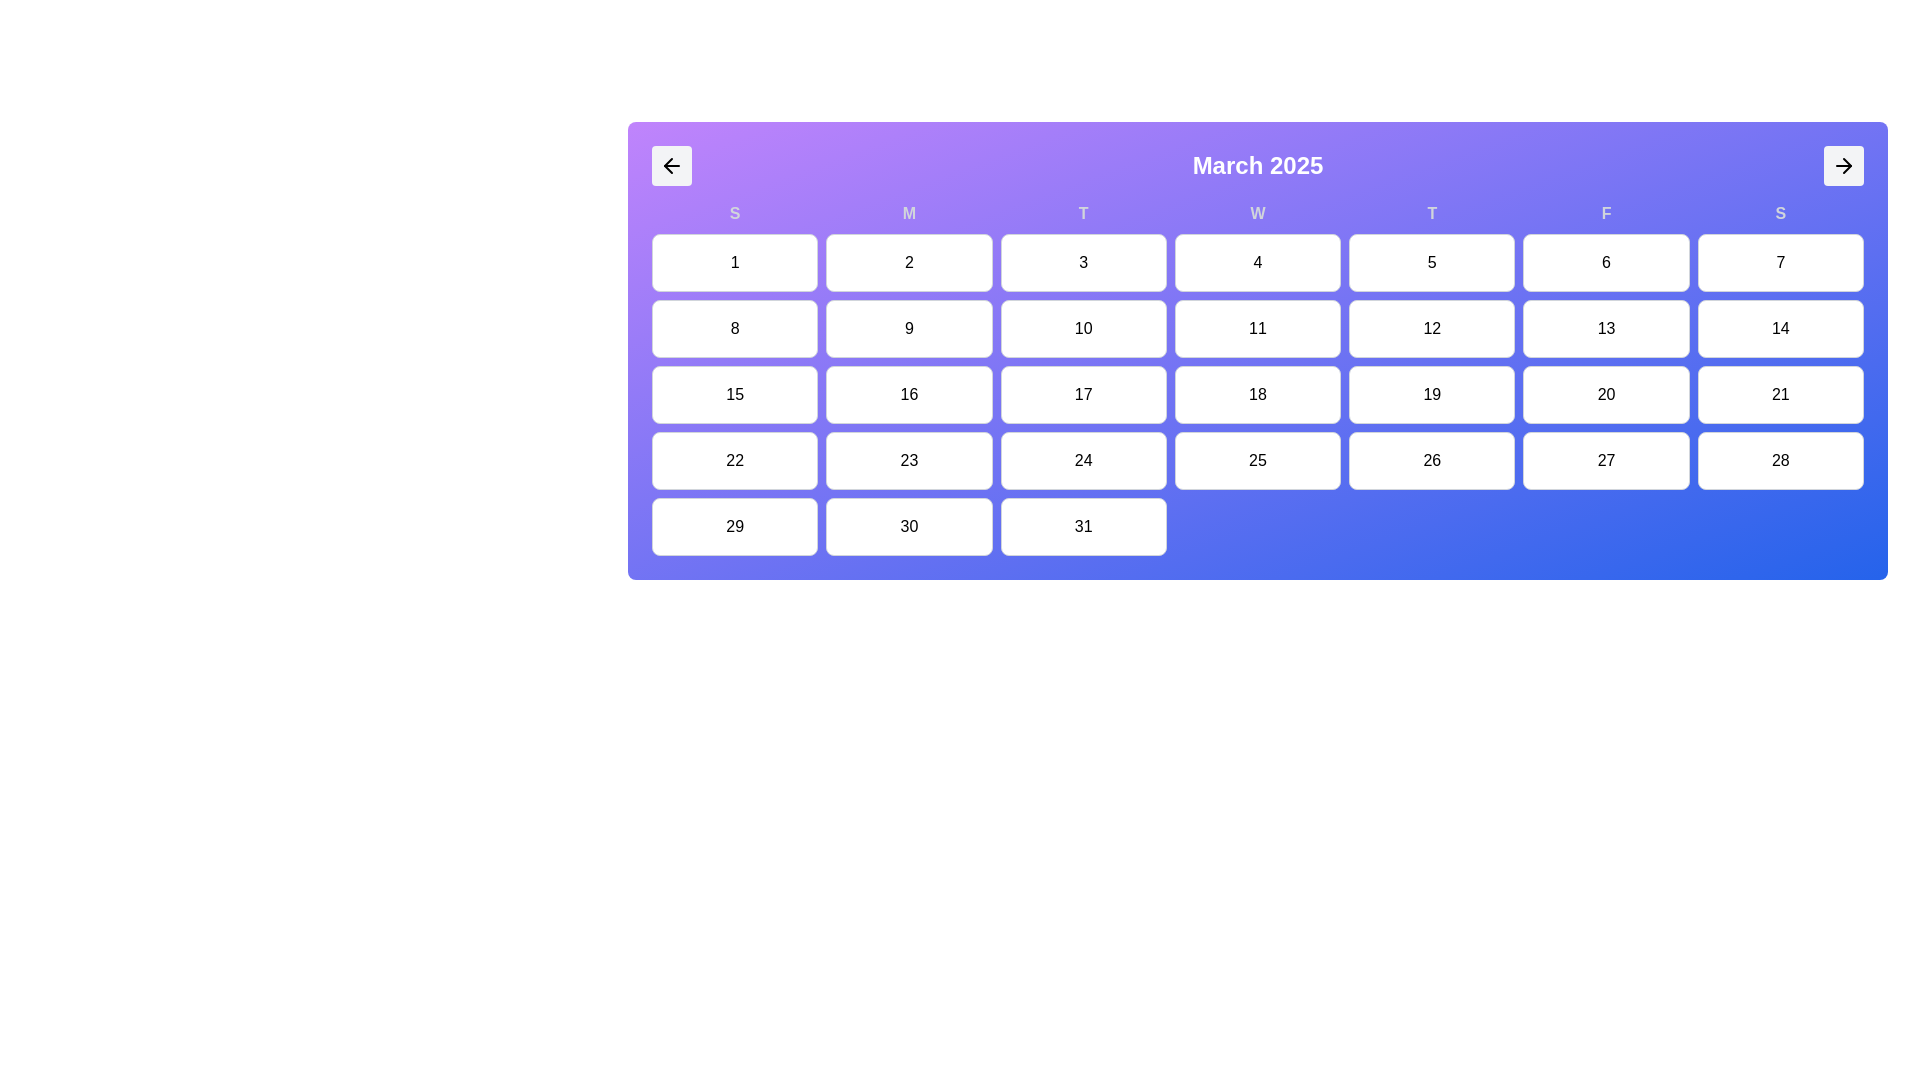 The height and width of the screenshot is (1080, 1920). Describe the element at coordinates (1606, 394) in the screenshot. I see `the white rectangular button with rounded corners and the text '20' in black font, located in the third row and sixth column of the calendar interface under the Friday (F) header` at that location.